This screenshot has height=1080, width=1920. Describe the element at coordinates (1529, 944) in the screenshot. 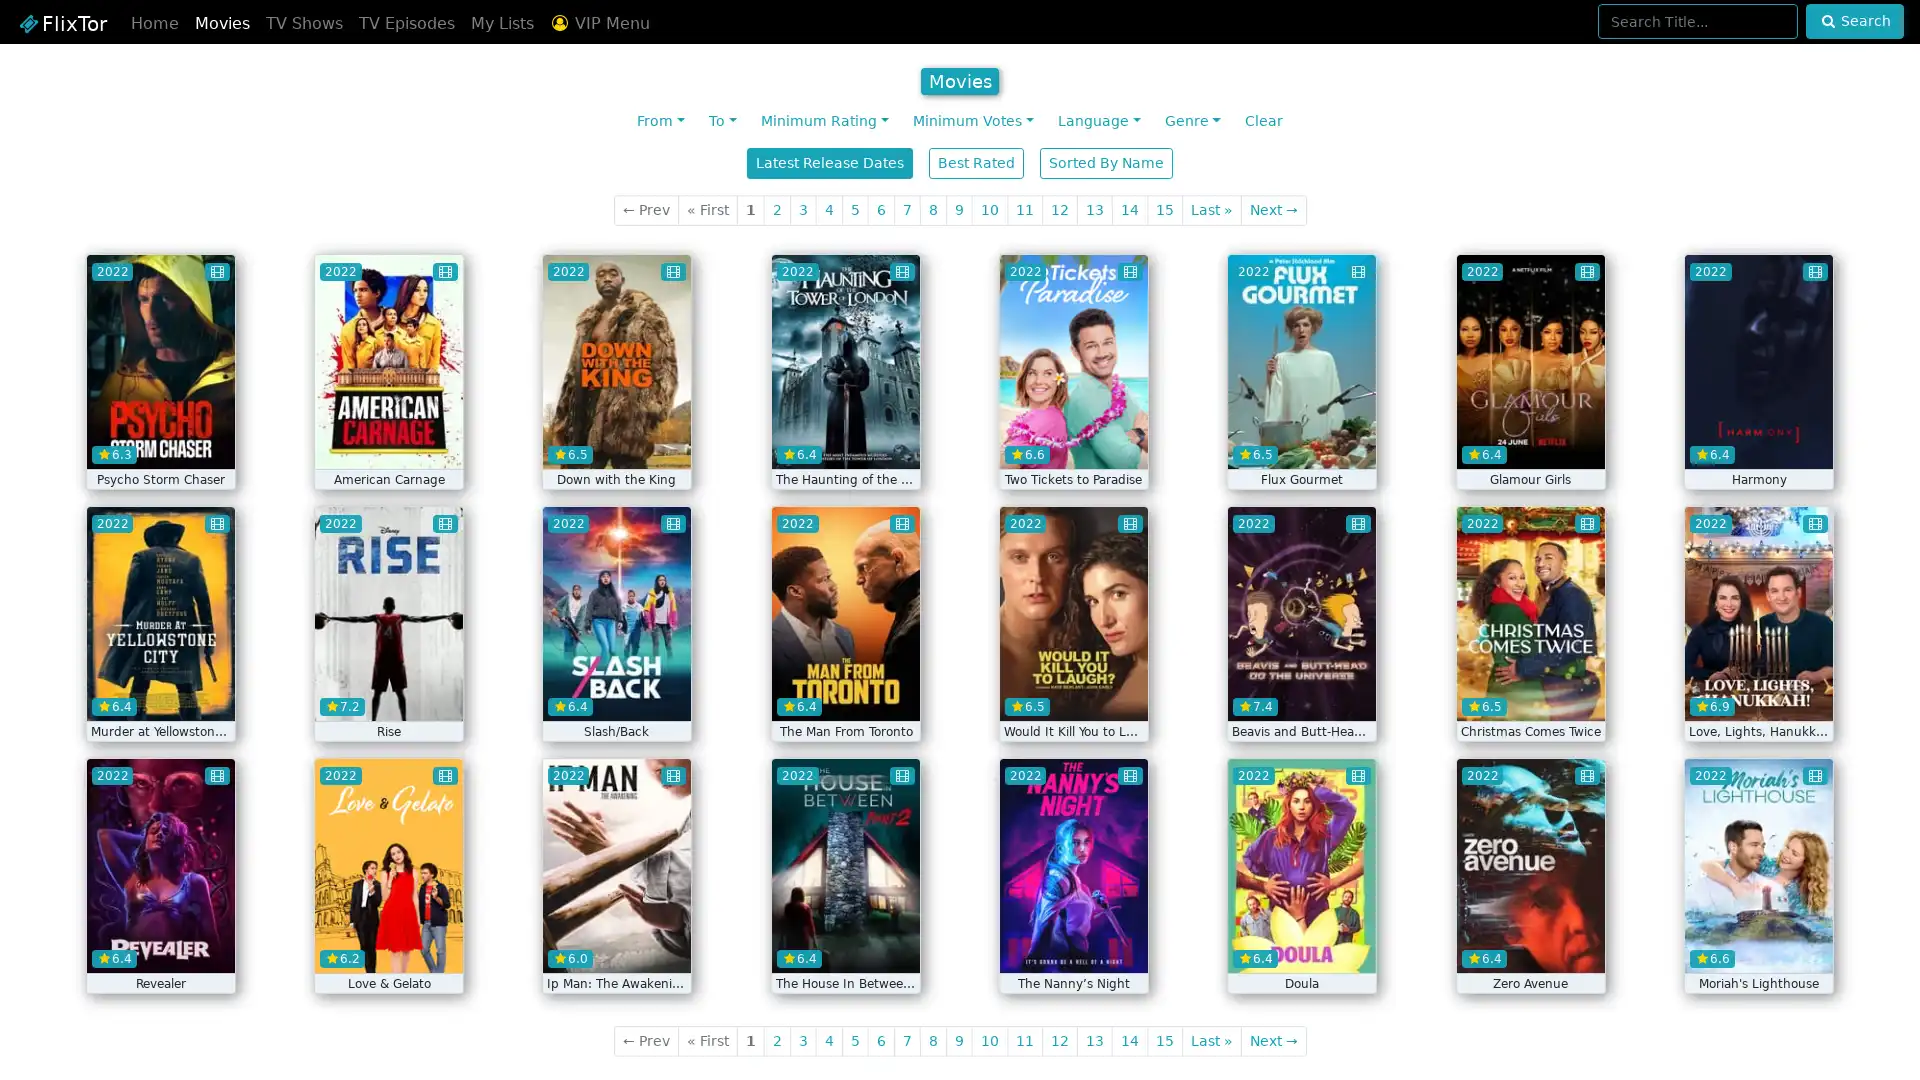

I see `Watch Now` at that location.